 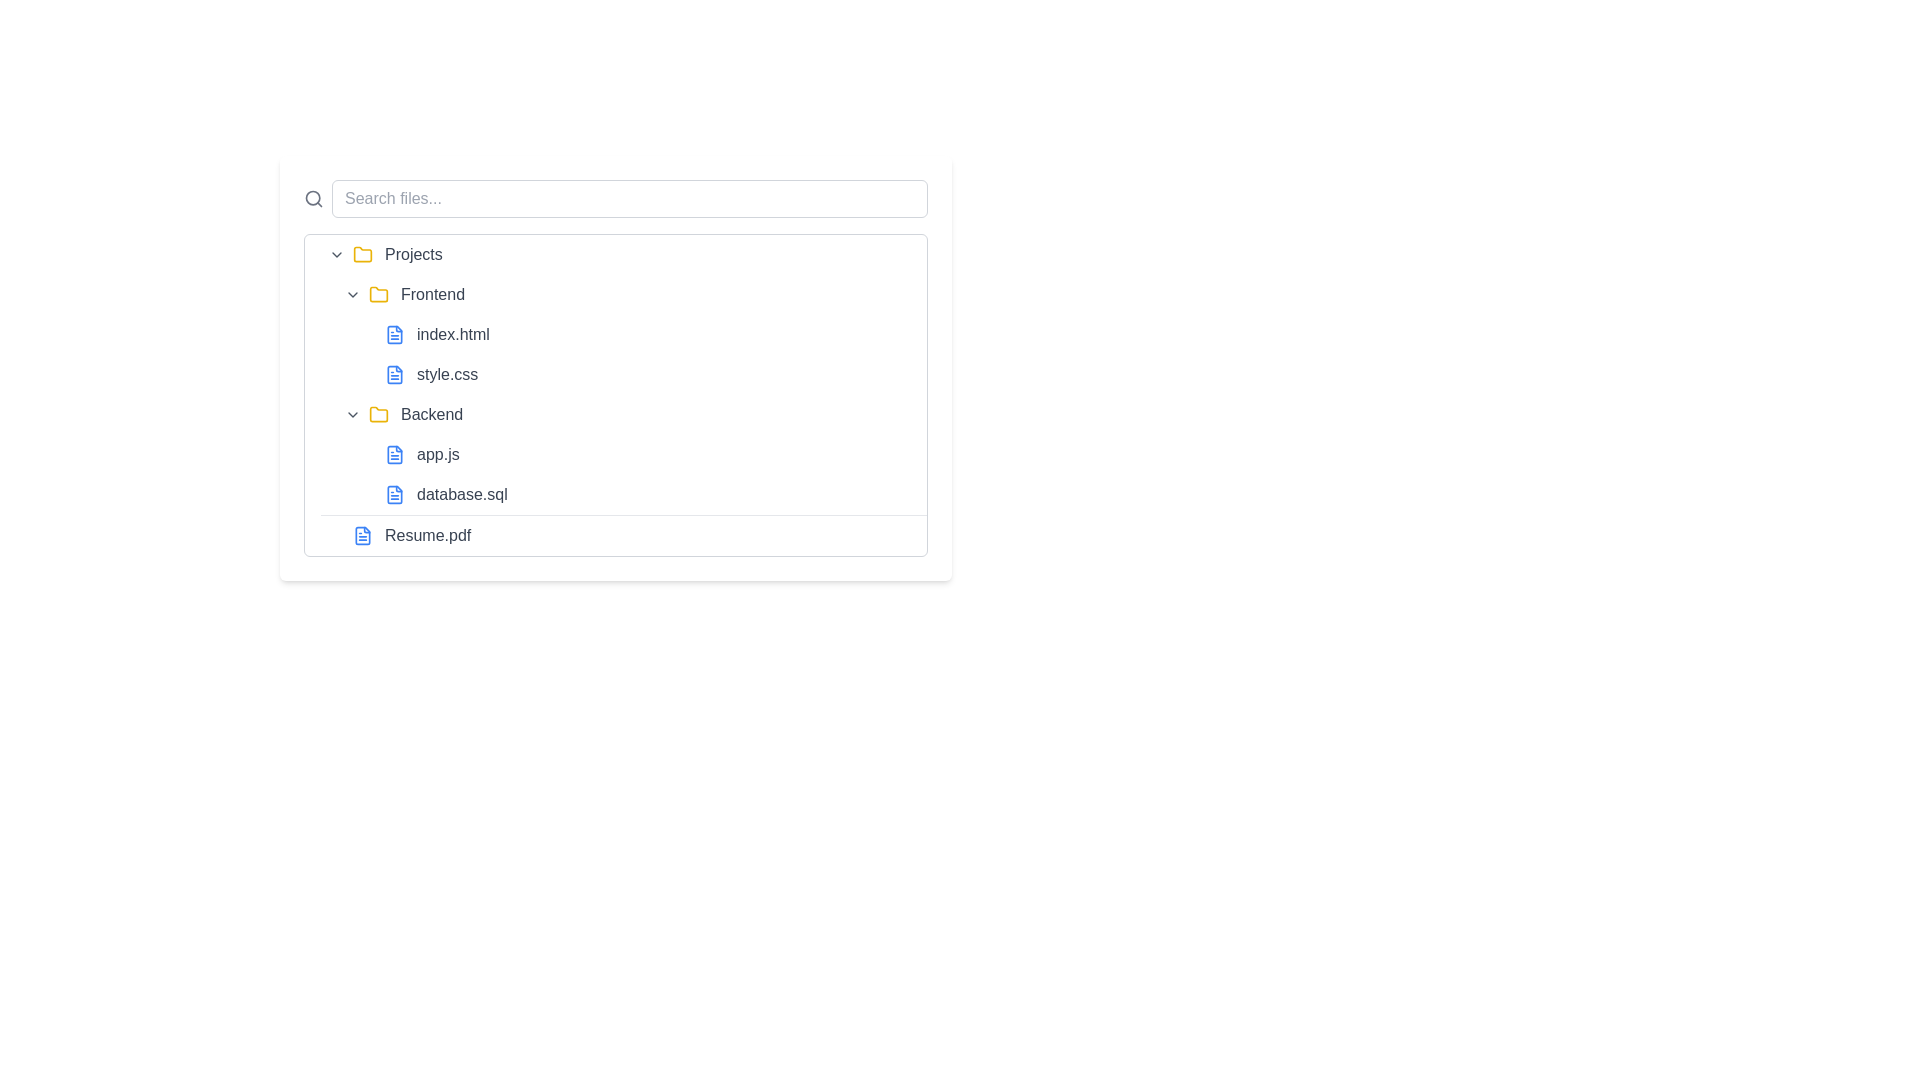 I want to click on the yellow folder-shaped icon located to the left of the 'Frontend' text in the hierarchical file listing structure, so click(x=379, y=294).